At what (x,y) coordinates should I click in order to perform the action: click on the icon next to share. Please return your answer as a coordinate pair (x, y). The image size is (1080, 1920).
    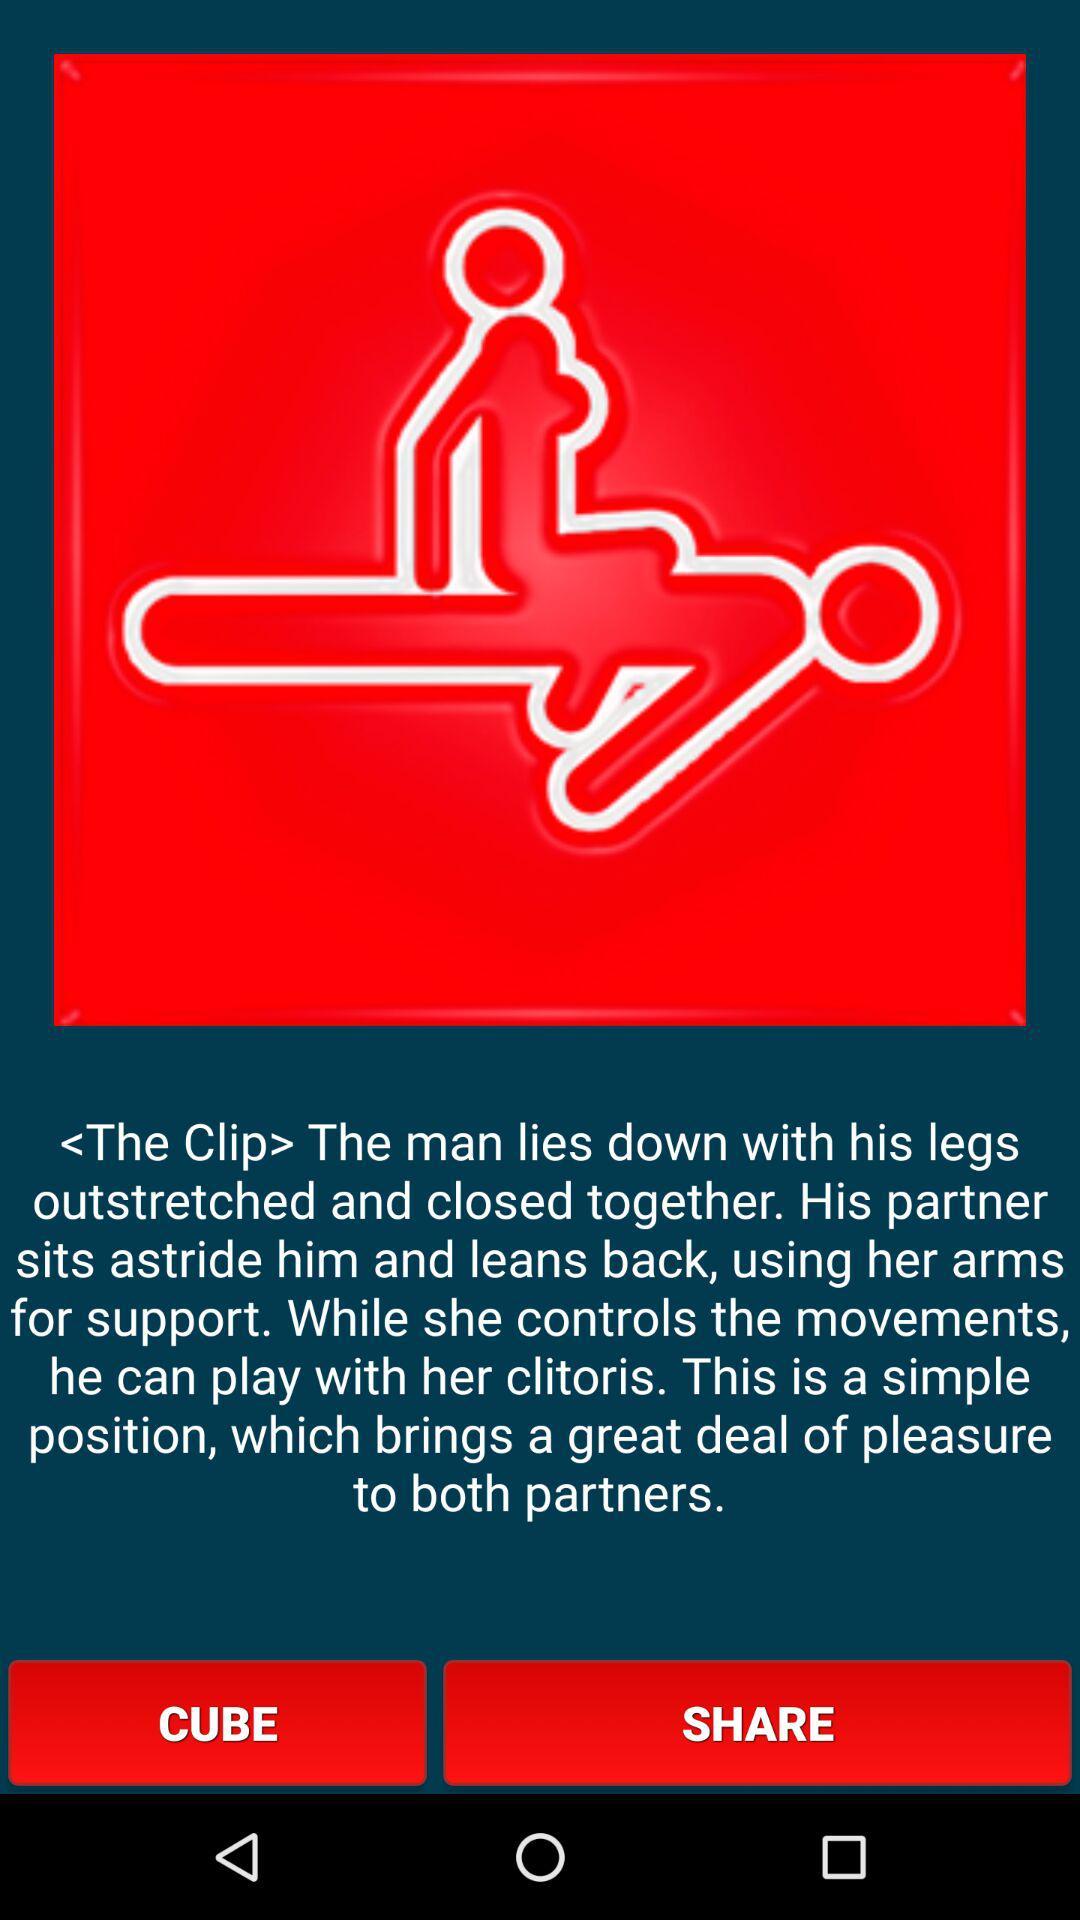
    Looking at the image, I should click on (217, 1721).